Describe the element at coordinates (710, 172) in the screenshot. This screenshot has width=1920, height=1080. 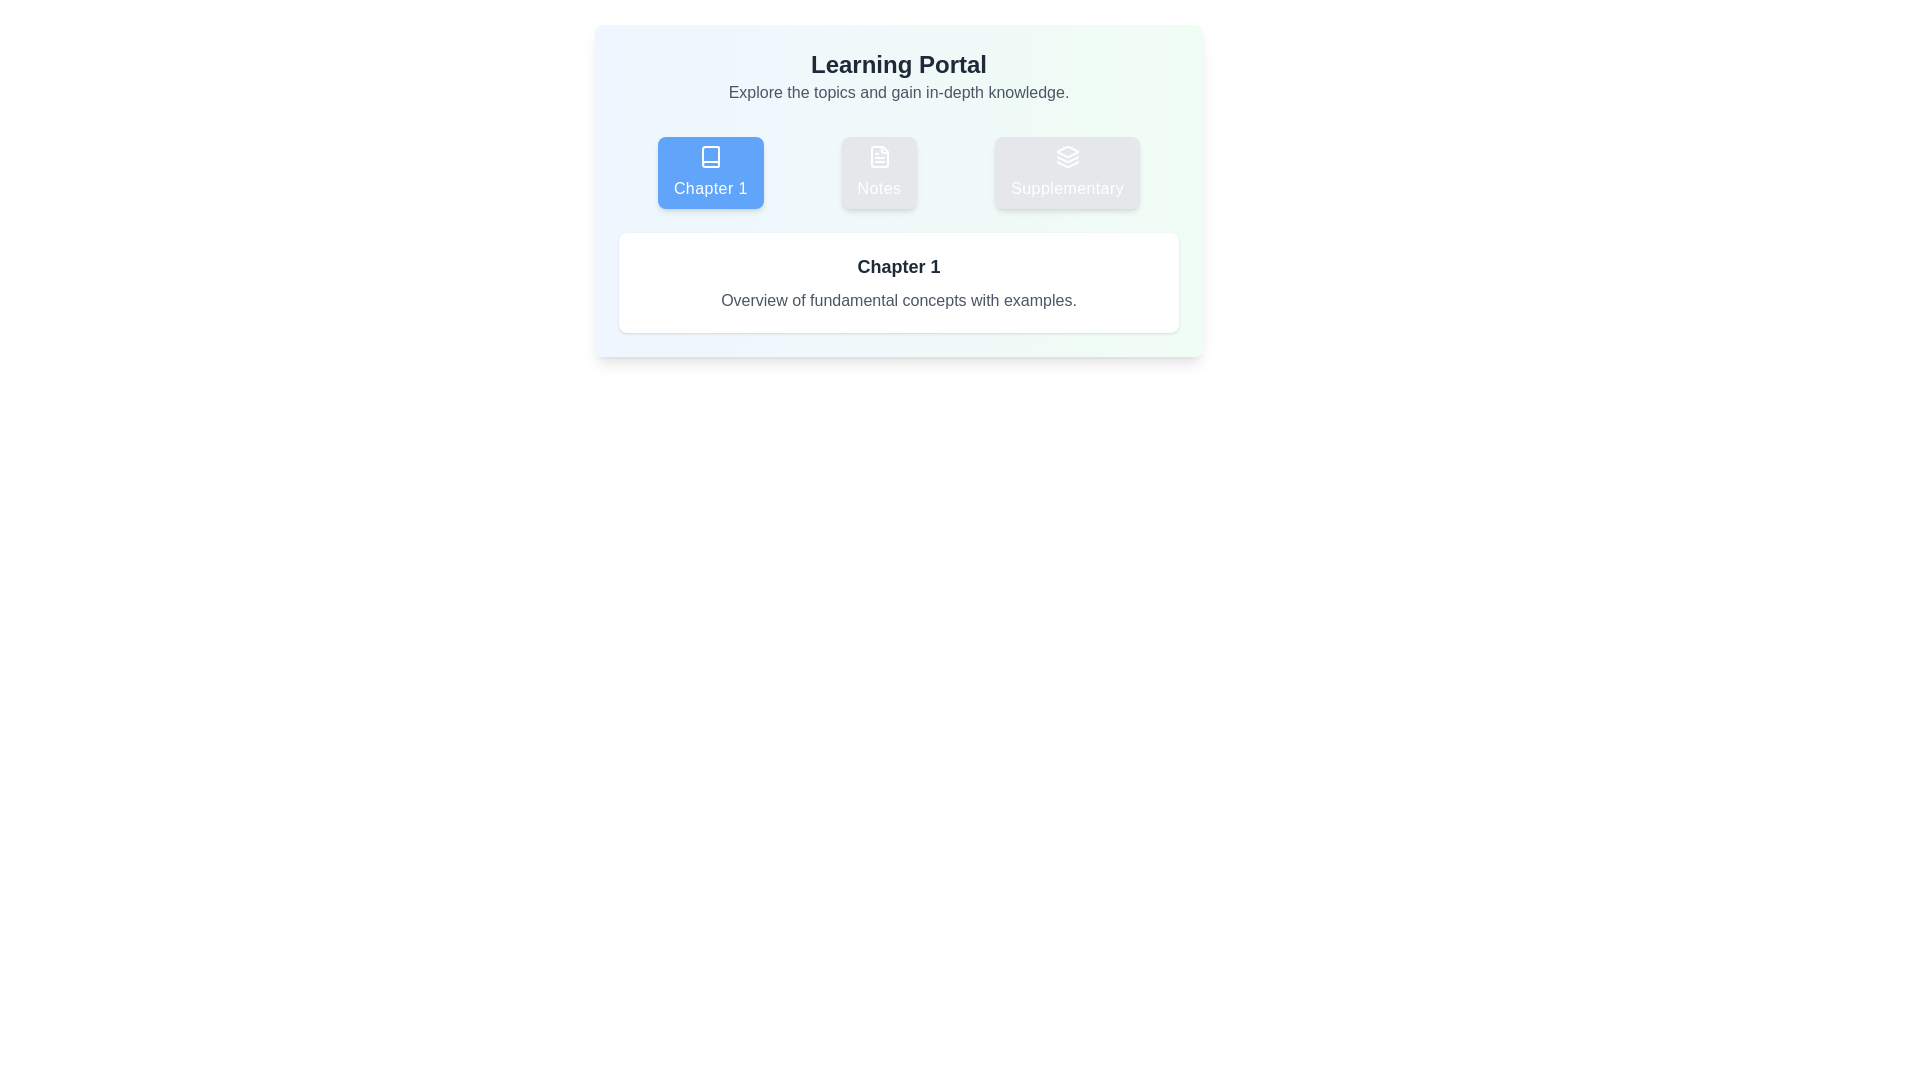
I see `the button labeled 'Chapter 1' with a book icon to trigger the scale animation` at that location.